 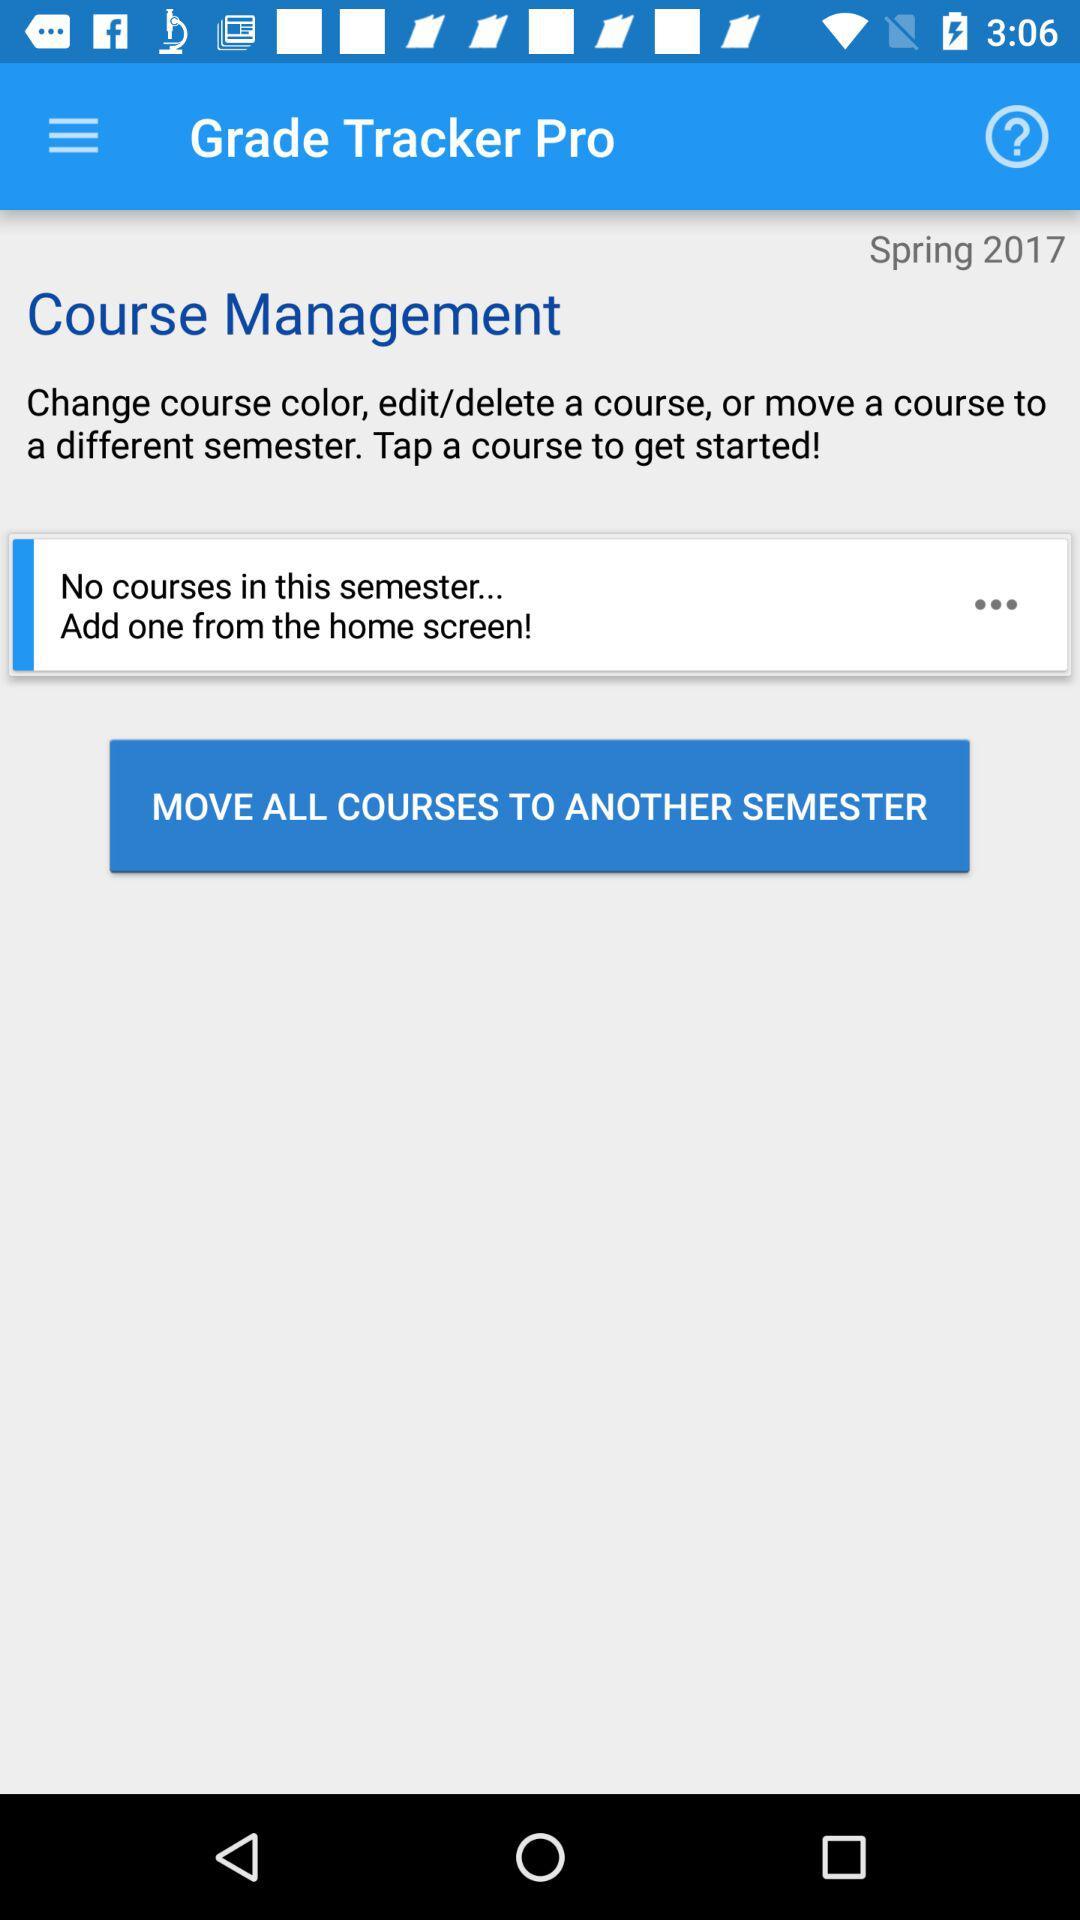 What do you see at coordinates (72, 135) in the screenshot?
I see `the icon above the course management icon` at bounding box center [72, 135].